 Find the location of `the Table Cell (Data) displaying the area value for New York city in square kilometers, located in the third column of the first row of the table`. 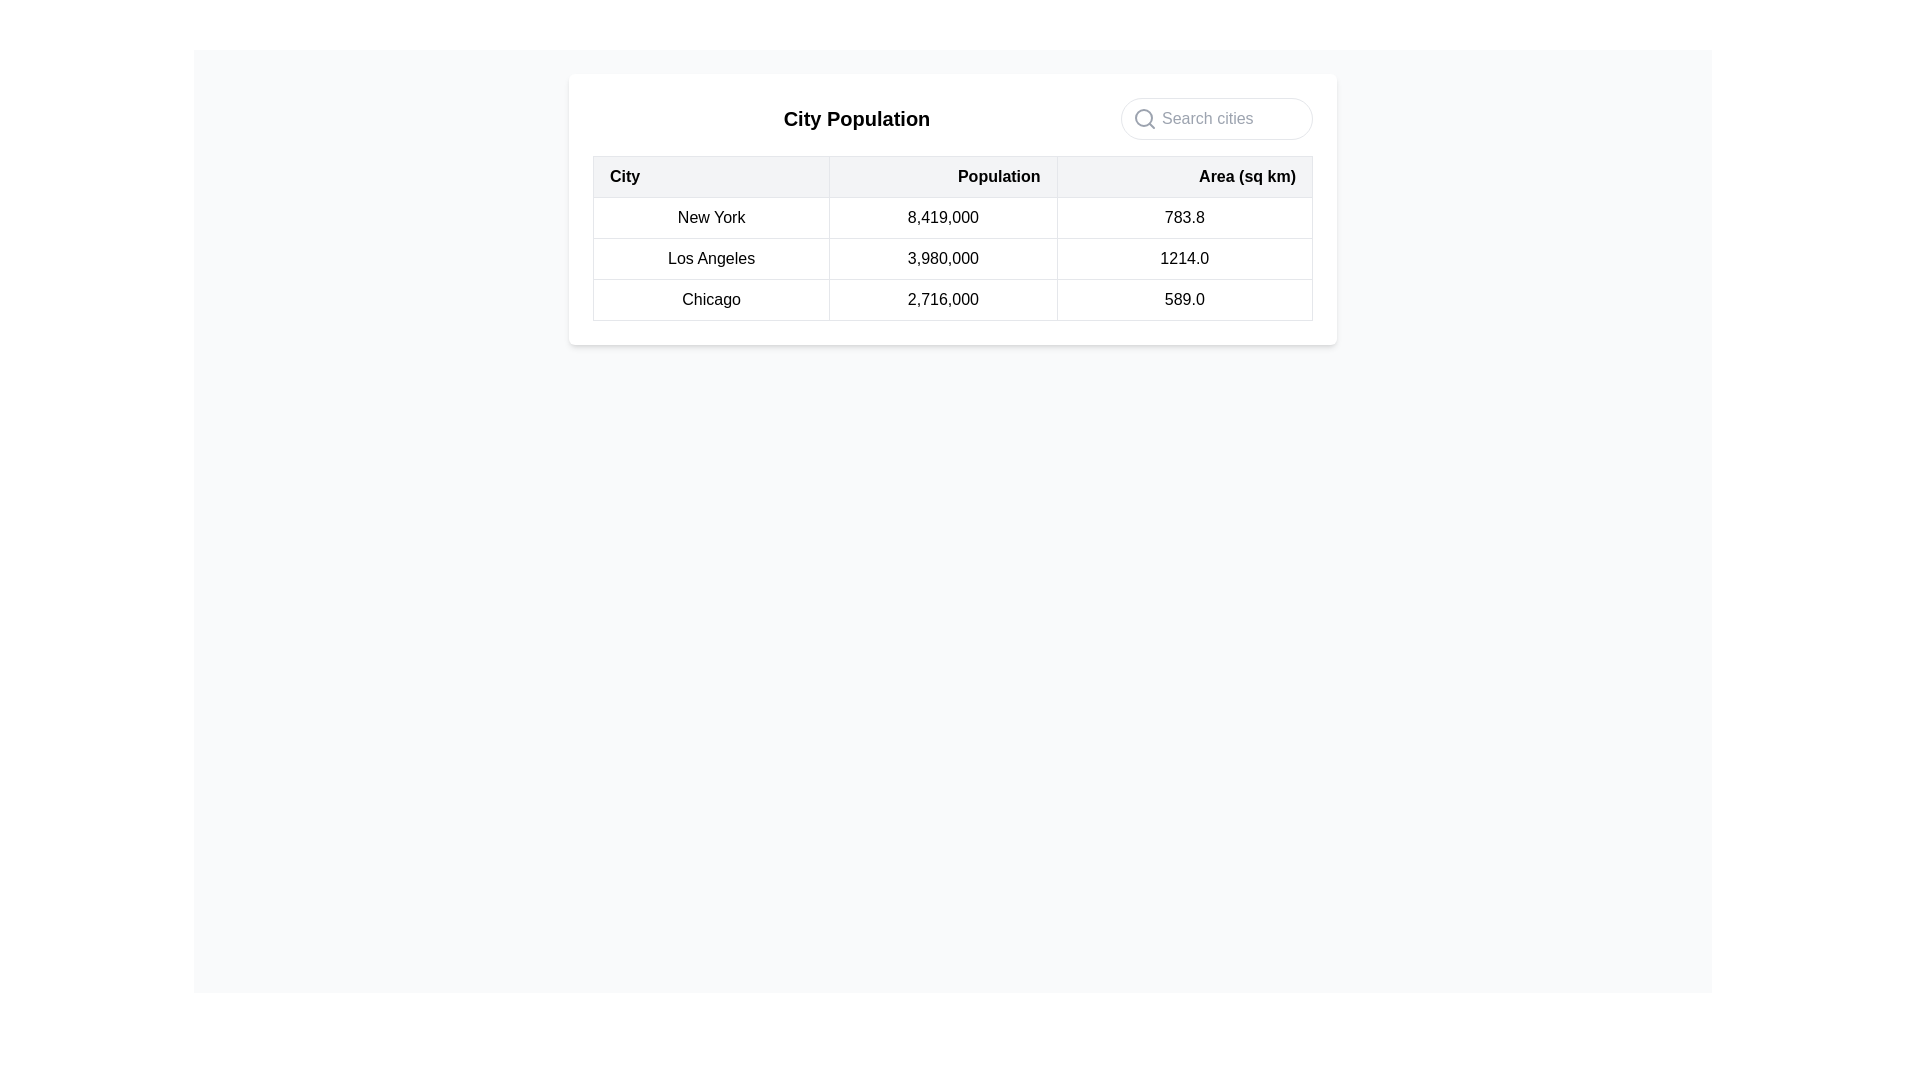

the Table Cell (Data) displaying the area value for New York city in square kilometers, located in the third column of the first row of the table is located at coordinates (1184, 218).